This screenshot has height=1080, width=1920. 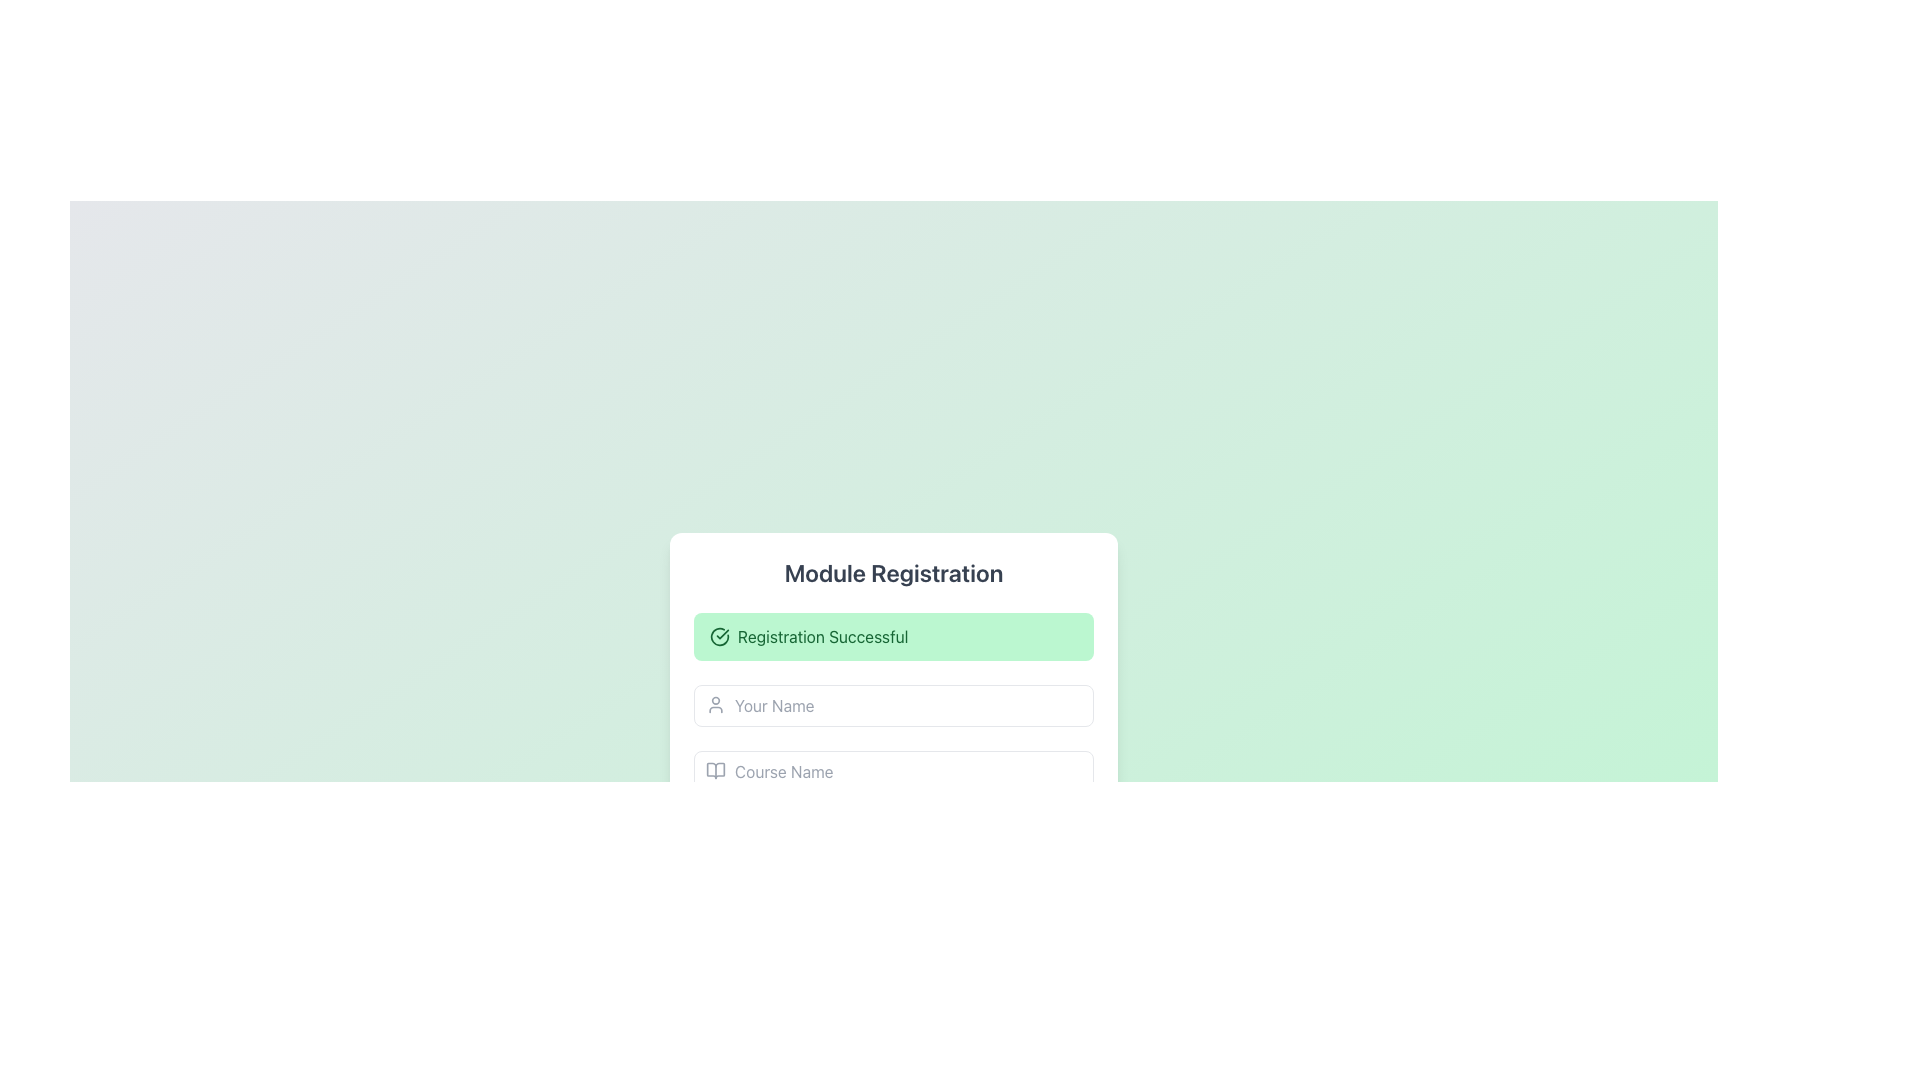 What do you see at coordinates (892, 636) in the screenshot?
I see `message from the Notification banner styled with a green background and containing the text 'Registration Successful'` at bounding box center [892, 636].